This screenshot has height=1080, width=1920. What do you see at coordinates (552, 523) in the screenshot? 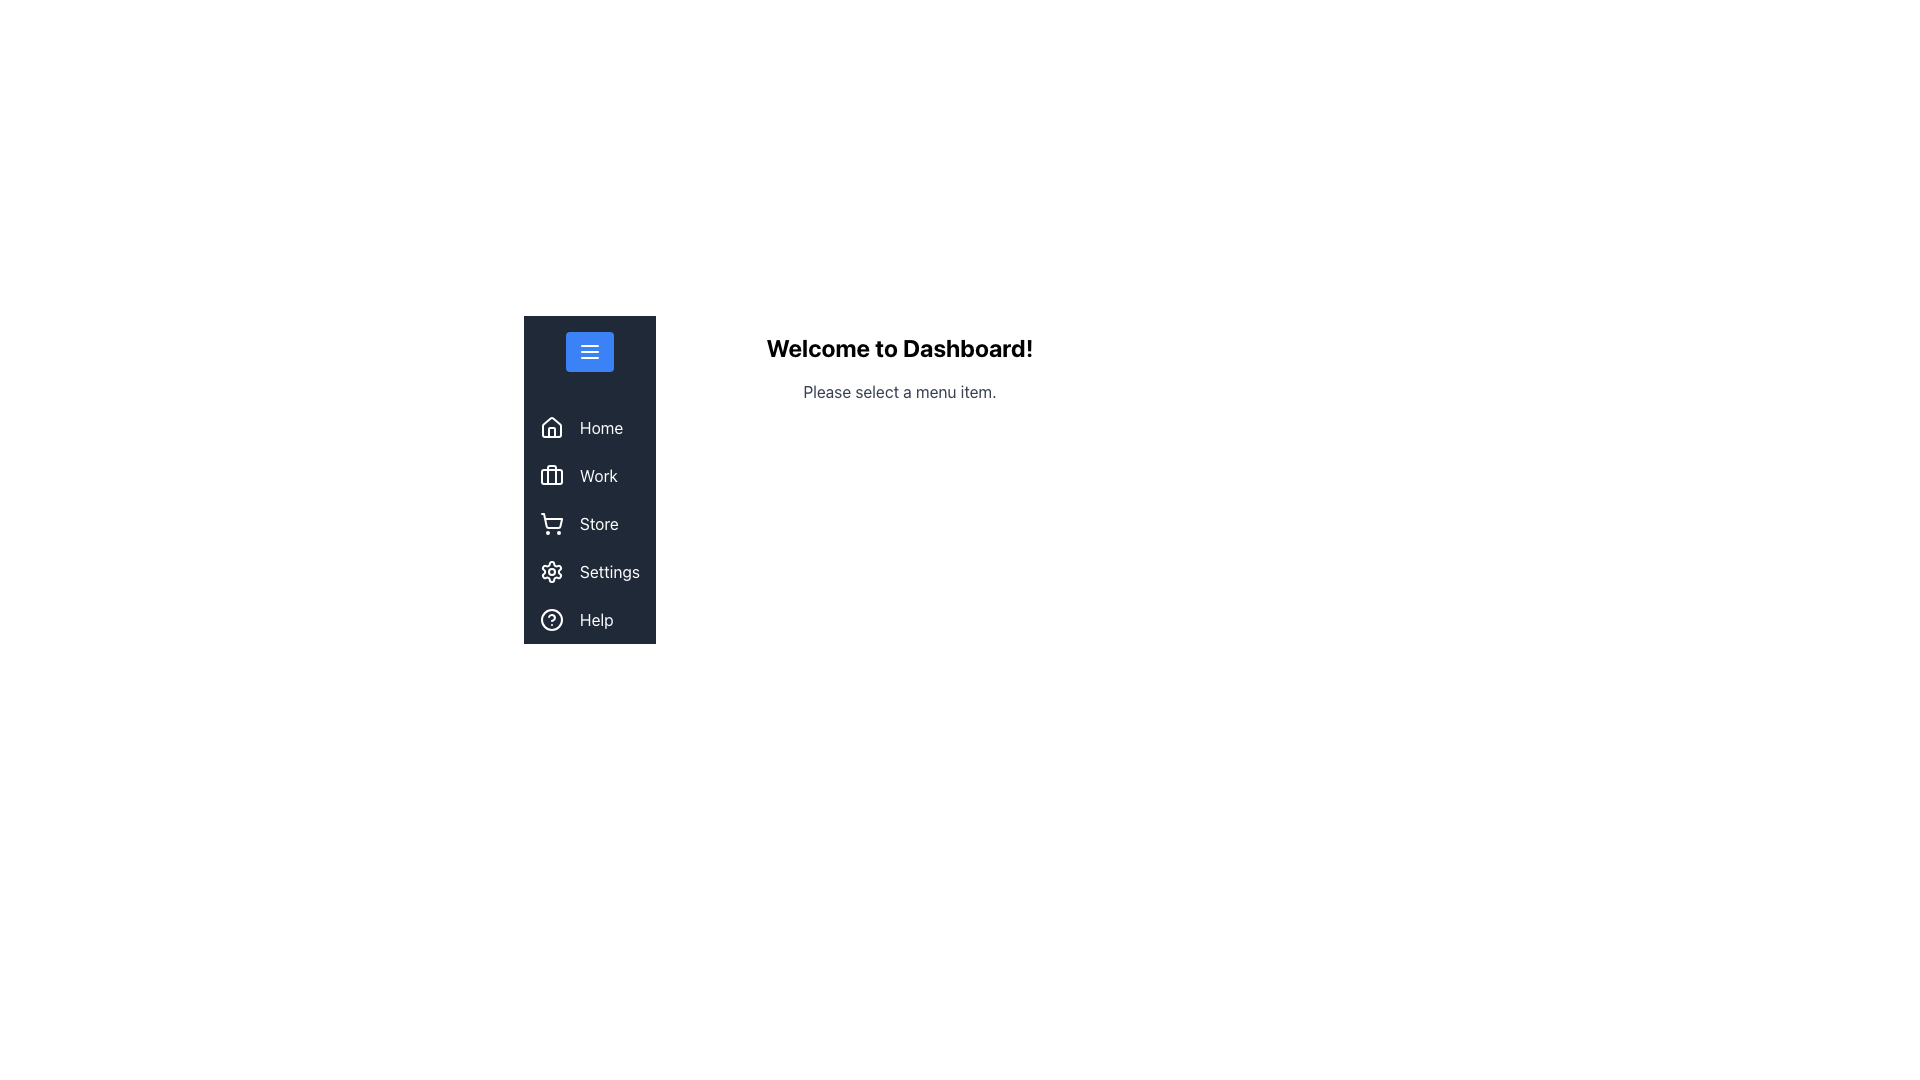
I see `the store icon located in the third interactive menu item of the navigation bar on the left, next to the text 'Store'` at bounding box center [552, 523].